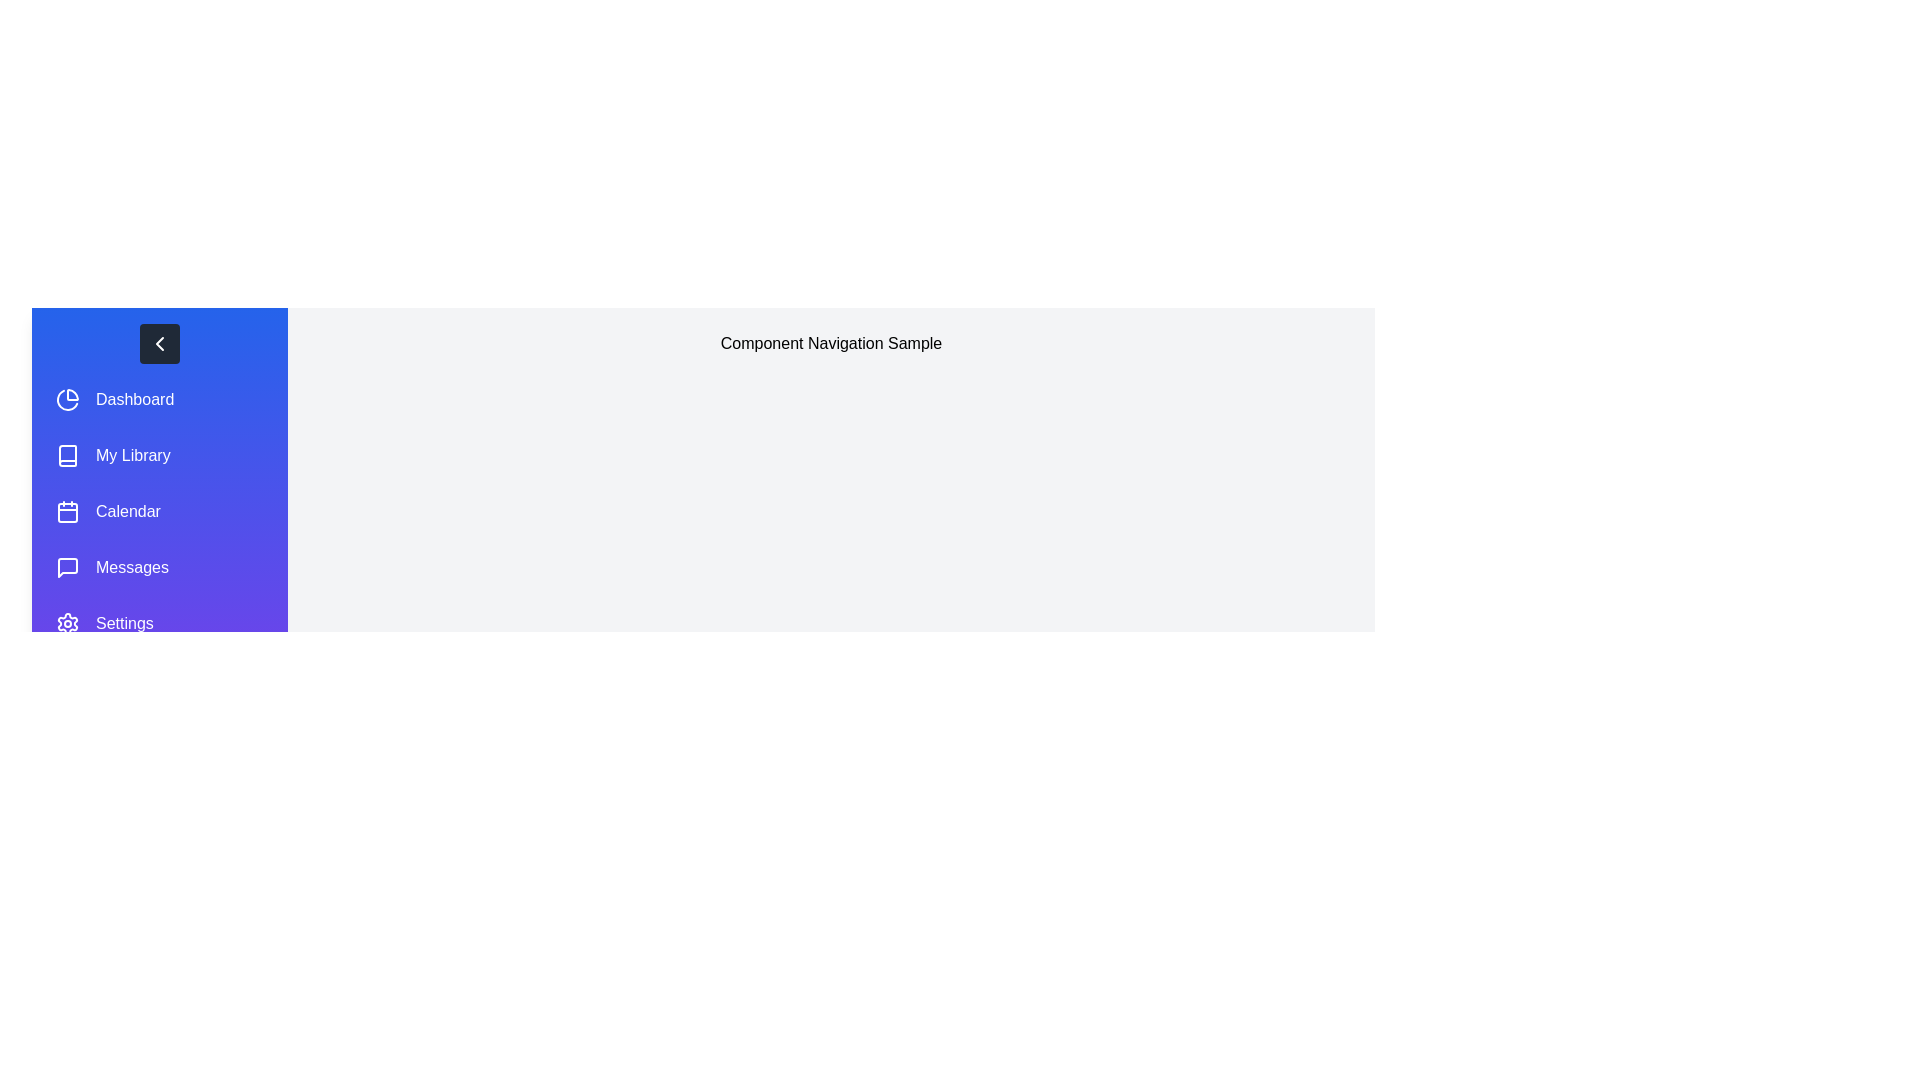 The image size is (1920, 1080). What do you see at coordinates (158, 511) in the screenshot?
I see `the menu item Calendar from the navigation panel` at bounding box center [158, 511].